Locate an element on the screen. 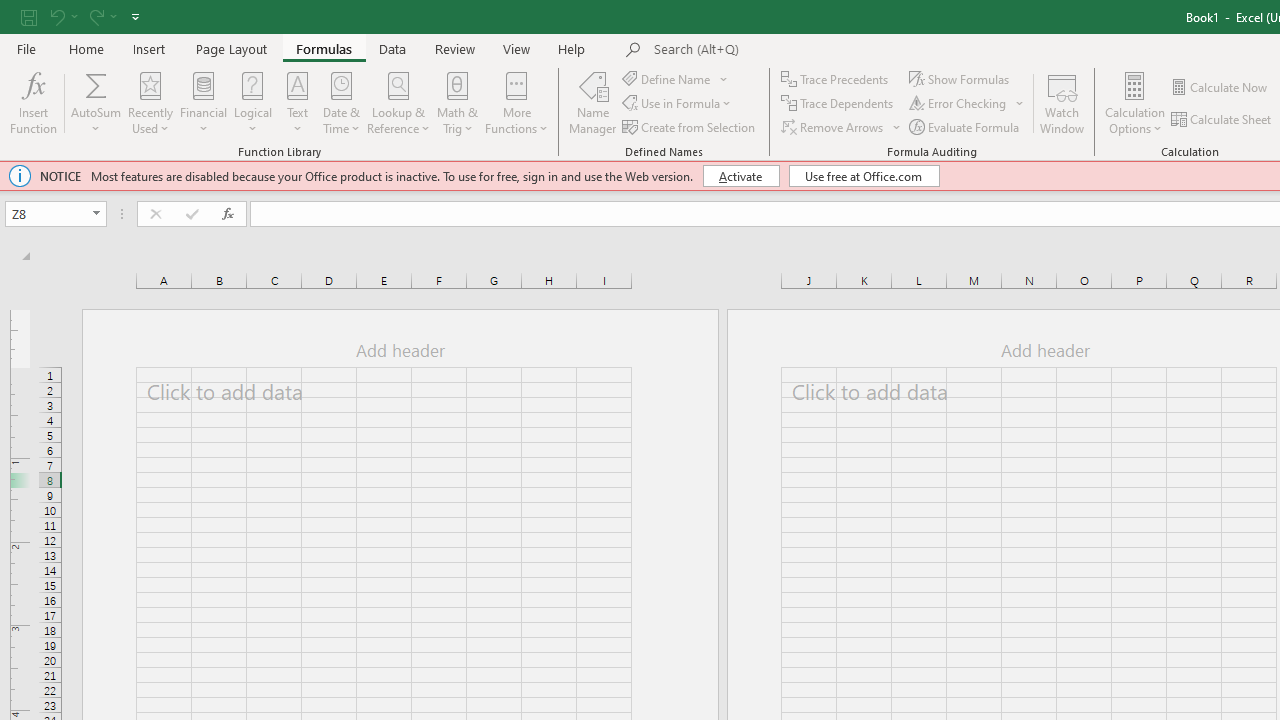 The height and width of the screenshot is (720, 1280). 'Financial' is located at coordinates (204, 103).